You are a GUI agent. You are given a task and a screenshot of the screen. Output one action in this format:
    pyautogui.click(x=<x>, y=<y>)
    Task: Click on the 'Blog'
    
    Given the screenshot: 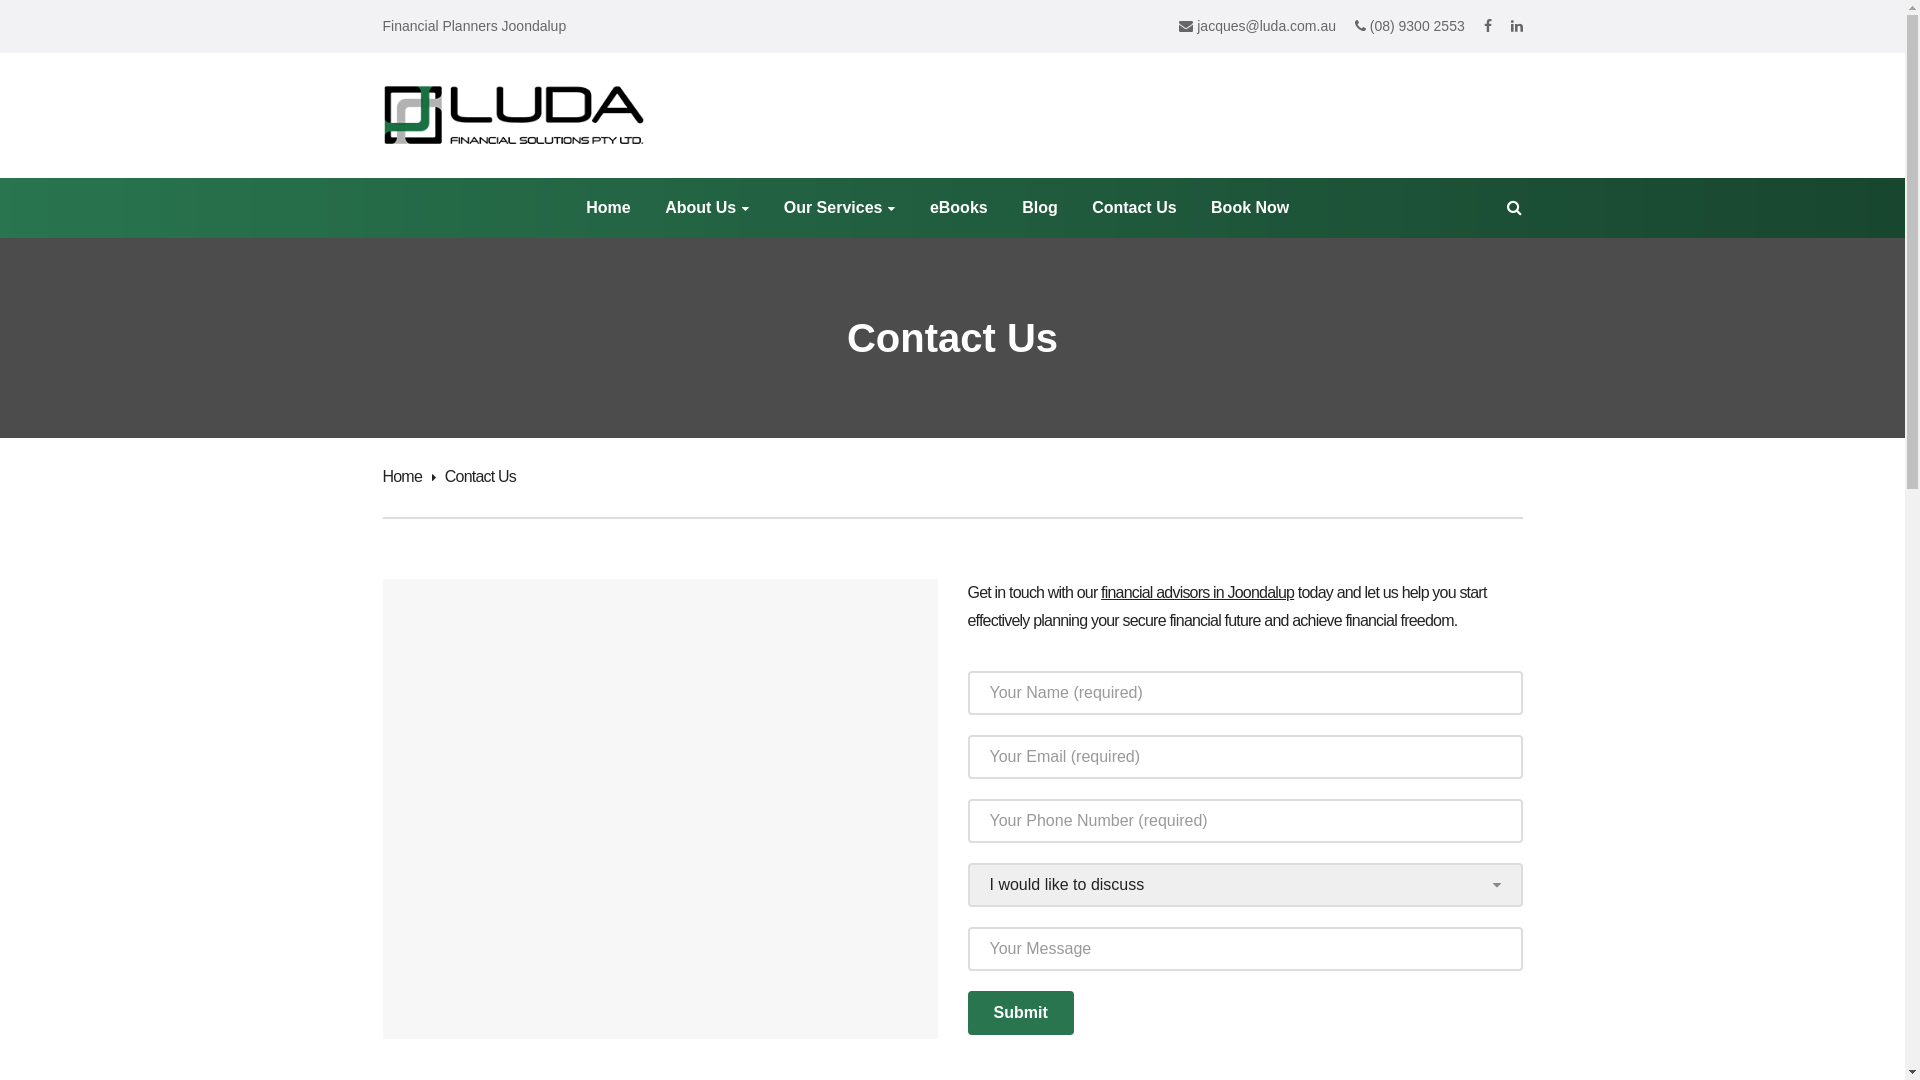 What is the action you would take?
    pyautogui.click(x=1040, y=208)
    